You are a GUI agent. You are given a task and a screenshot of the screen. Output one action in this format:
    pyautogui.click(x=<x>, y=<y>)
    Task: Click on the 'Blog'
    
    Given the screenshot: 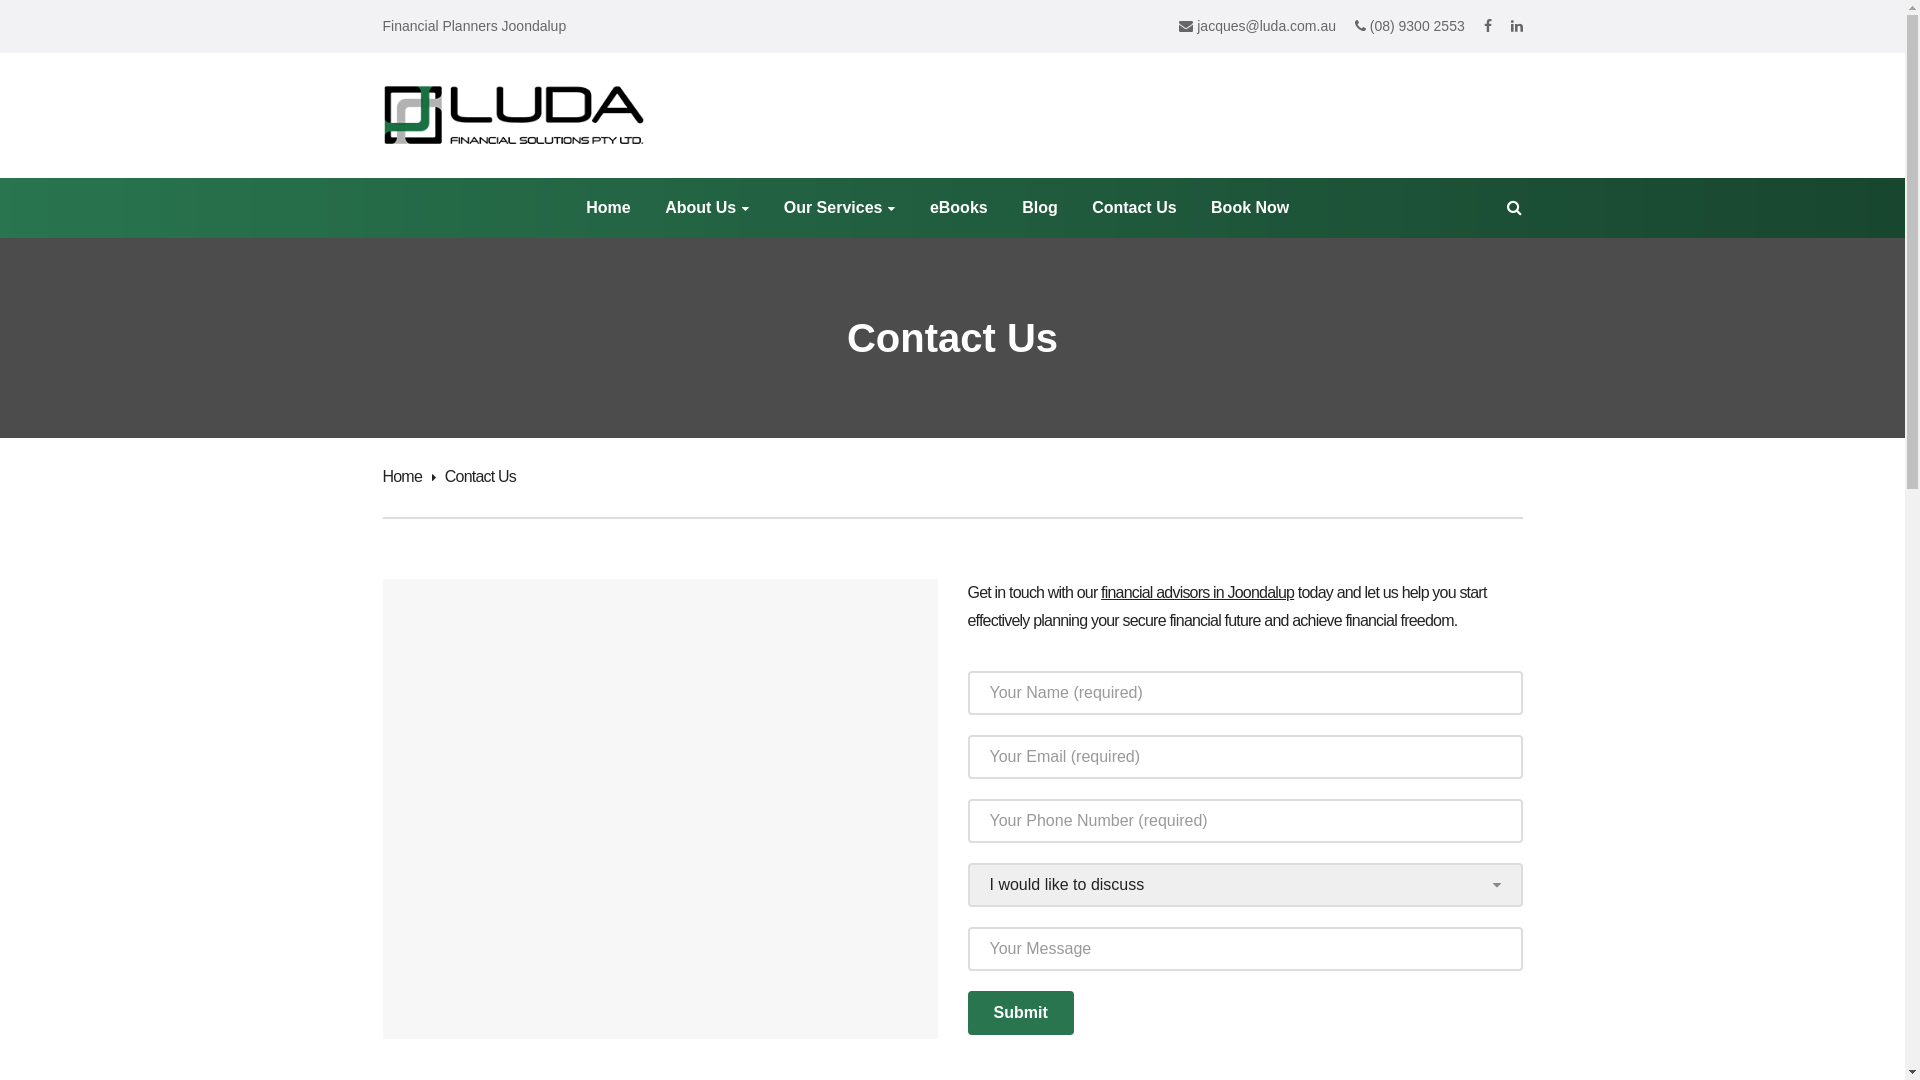 What is the action you would take?
    pyautogui.click(x=1040, y=208)
    